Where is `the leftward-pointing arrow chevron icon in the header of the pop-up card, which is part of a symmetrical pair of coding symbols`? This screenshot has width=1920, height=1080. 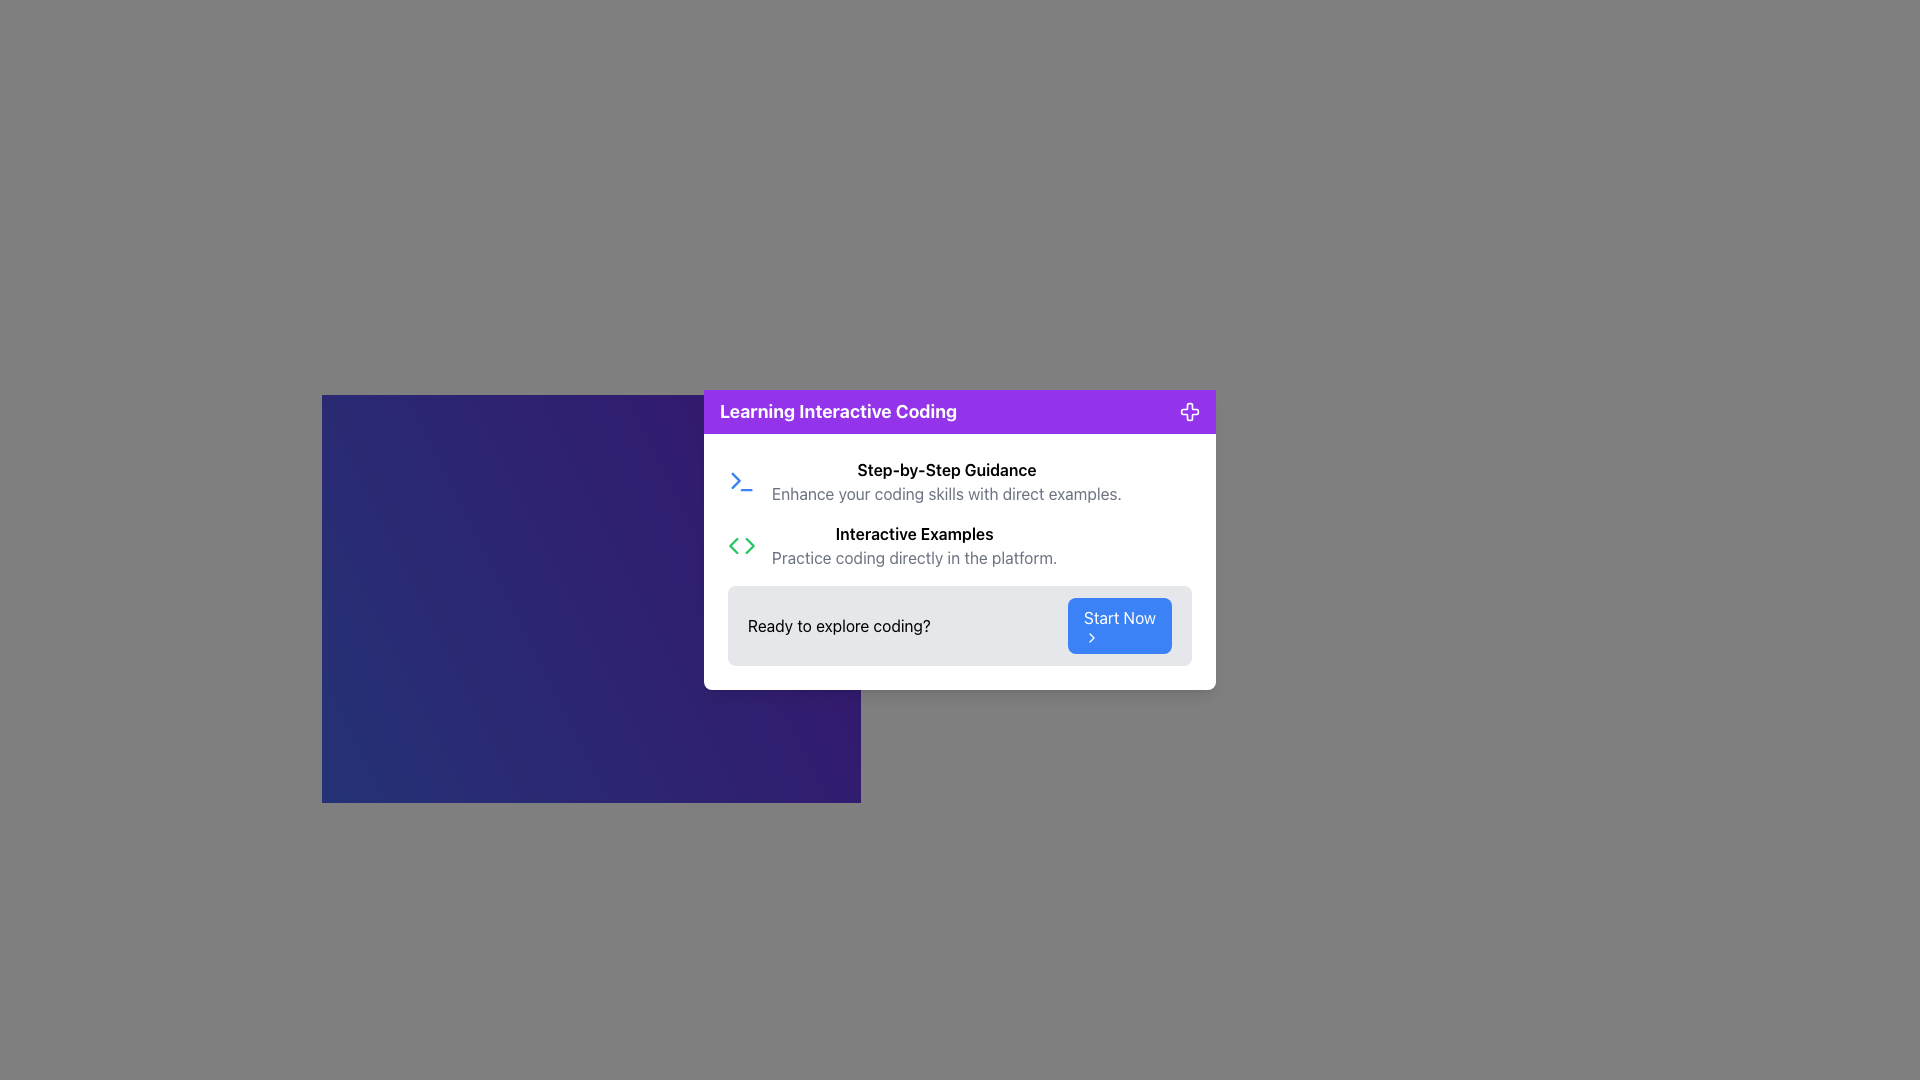 the leftward-pointing arrow chevron icon in the header of the pop-up card, which is part of a symmetrical pair of coding symbols is located at coordinates (732, 546).